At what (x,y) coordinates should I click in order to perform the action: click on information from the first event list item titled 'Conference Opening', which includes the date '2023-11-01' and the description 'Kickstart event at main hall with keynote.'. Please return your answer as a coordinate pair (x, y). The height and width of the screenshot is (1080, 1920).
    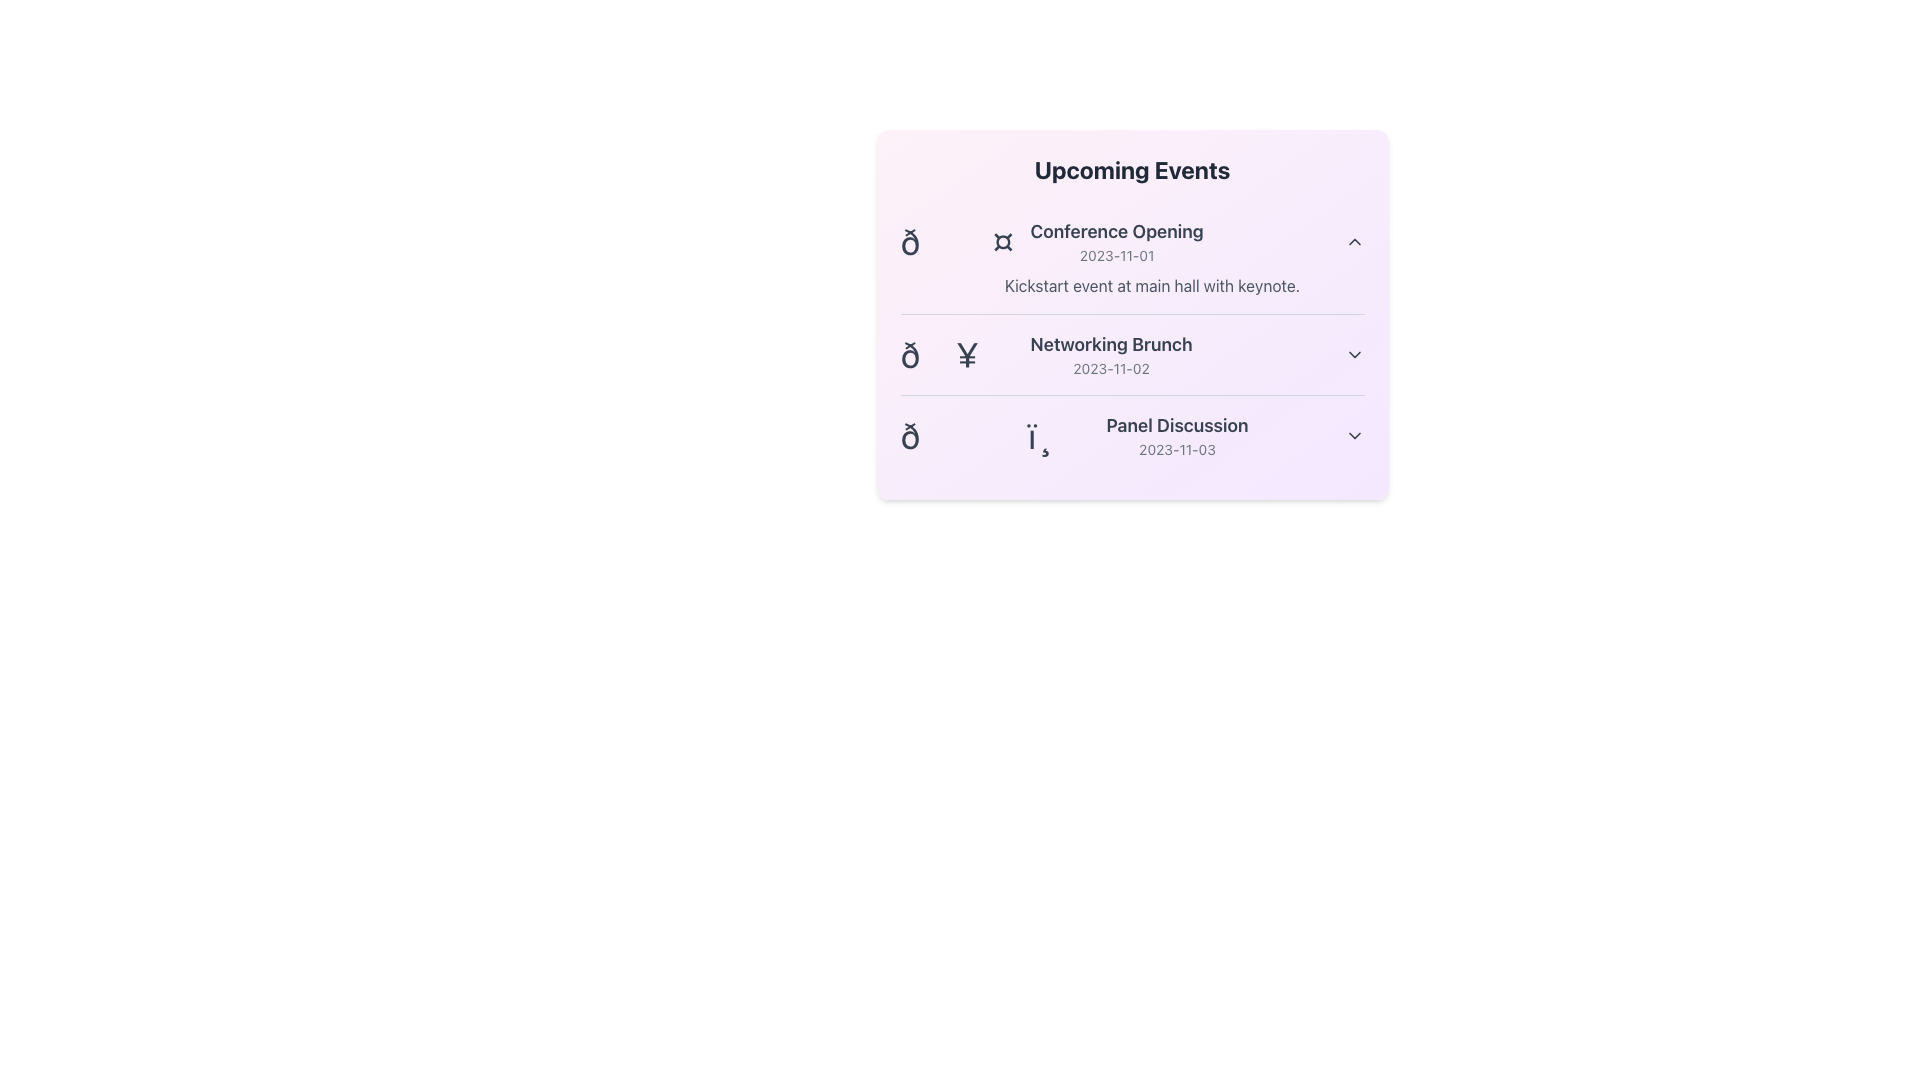
    Looking at the image, I should click on (1132, 257).